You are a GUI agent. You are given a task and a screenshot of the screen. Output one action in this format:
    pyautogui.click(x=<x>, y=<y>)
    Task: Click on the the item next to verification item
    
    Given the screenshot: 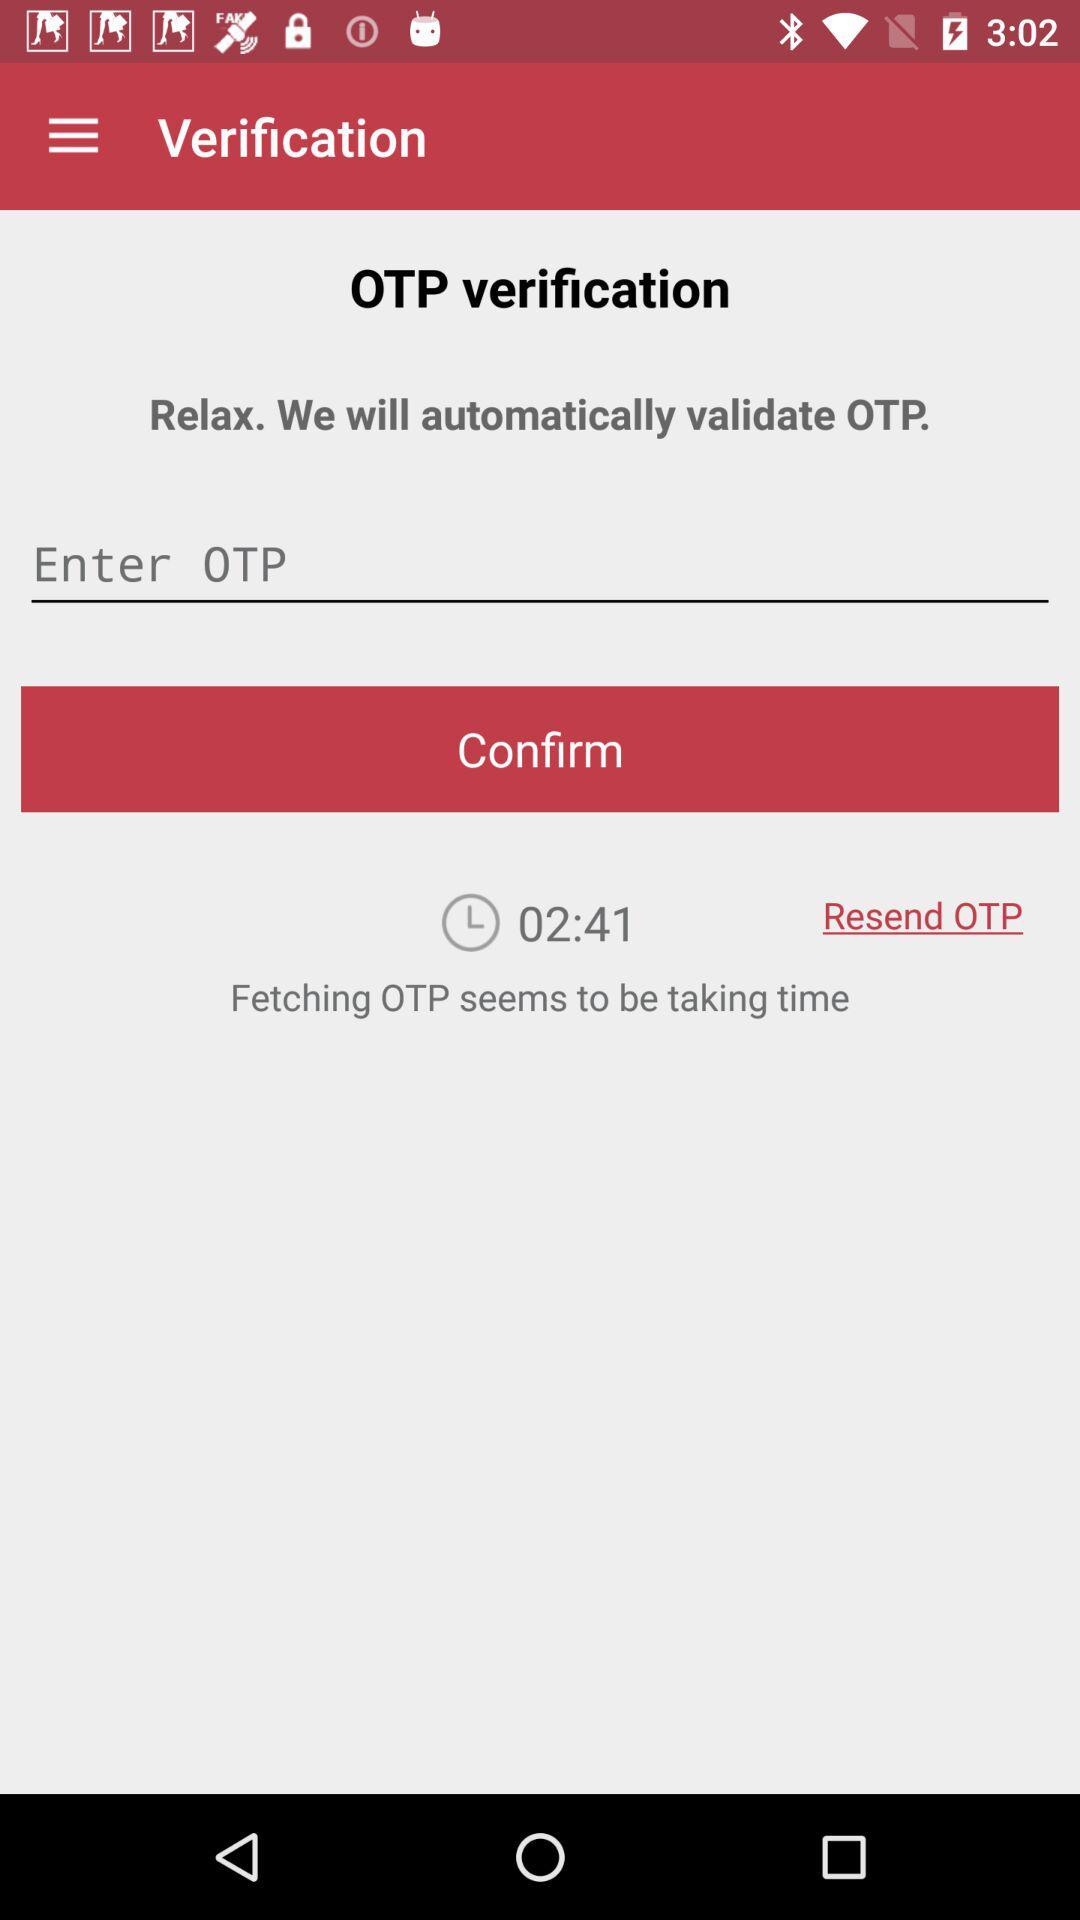 What is the action you would take?
    pyautogui.click(x=72, y=135)
    